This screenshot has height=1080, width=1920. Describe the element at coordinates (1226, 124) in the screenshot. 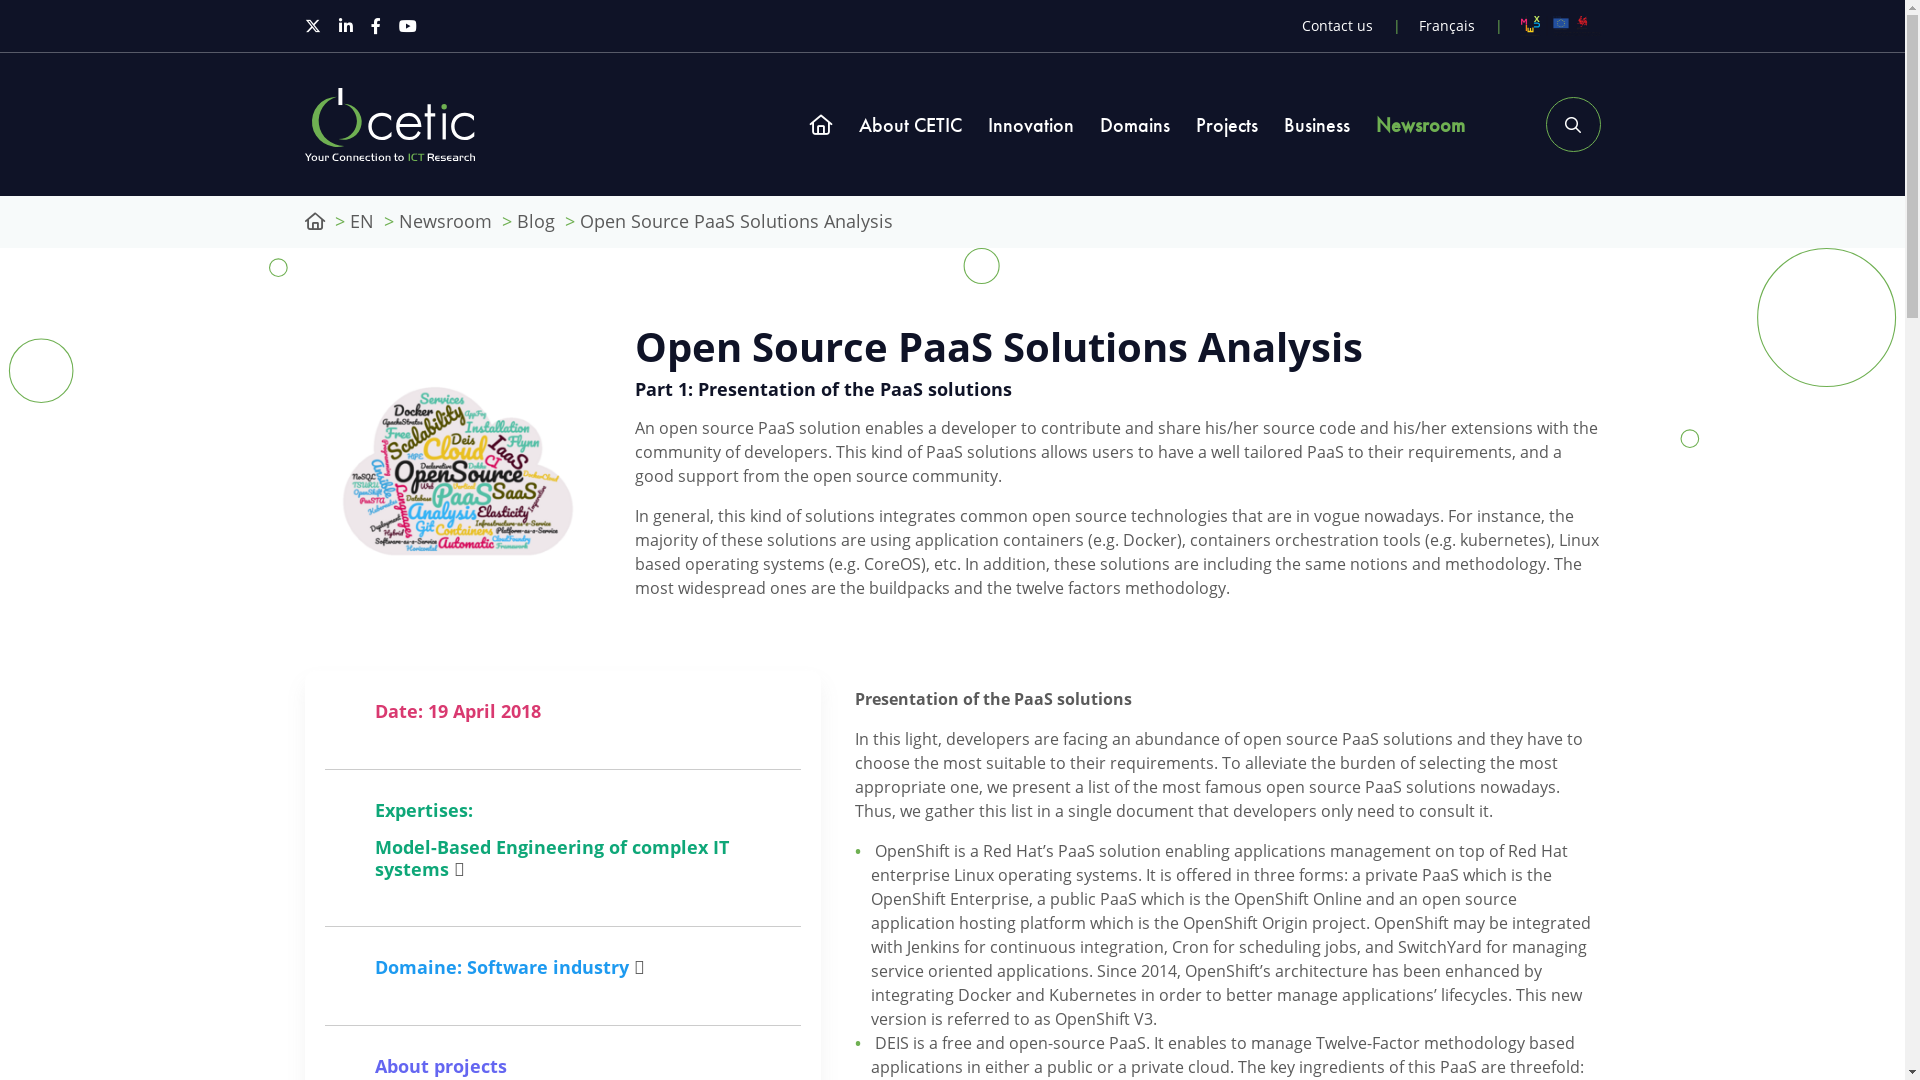

I see `'Projects'` at that location.